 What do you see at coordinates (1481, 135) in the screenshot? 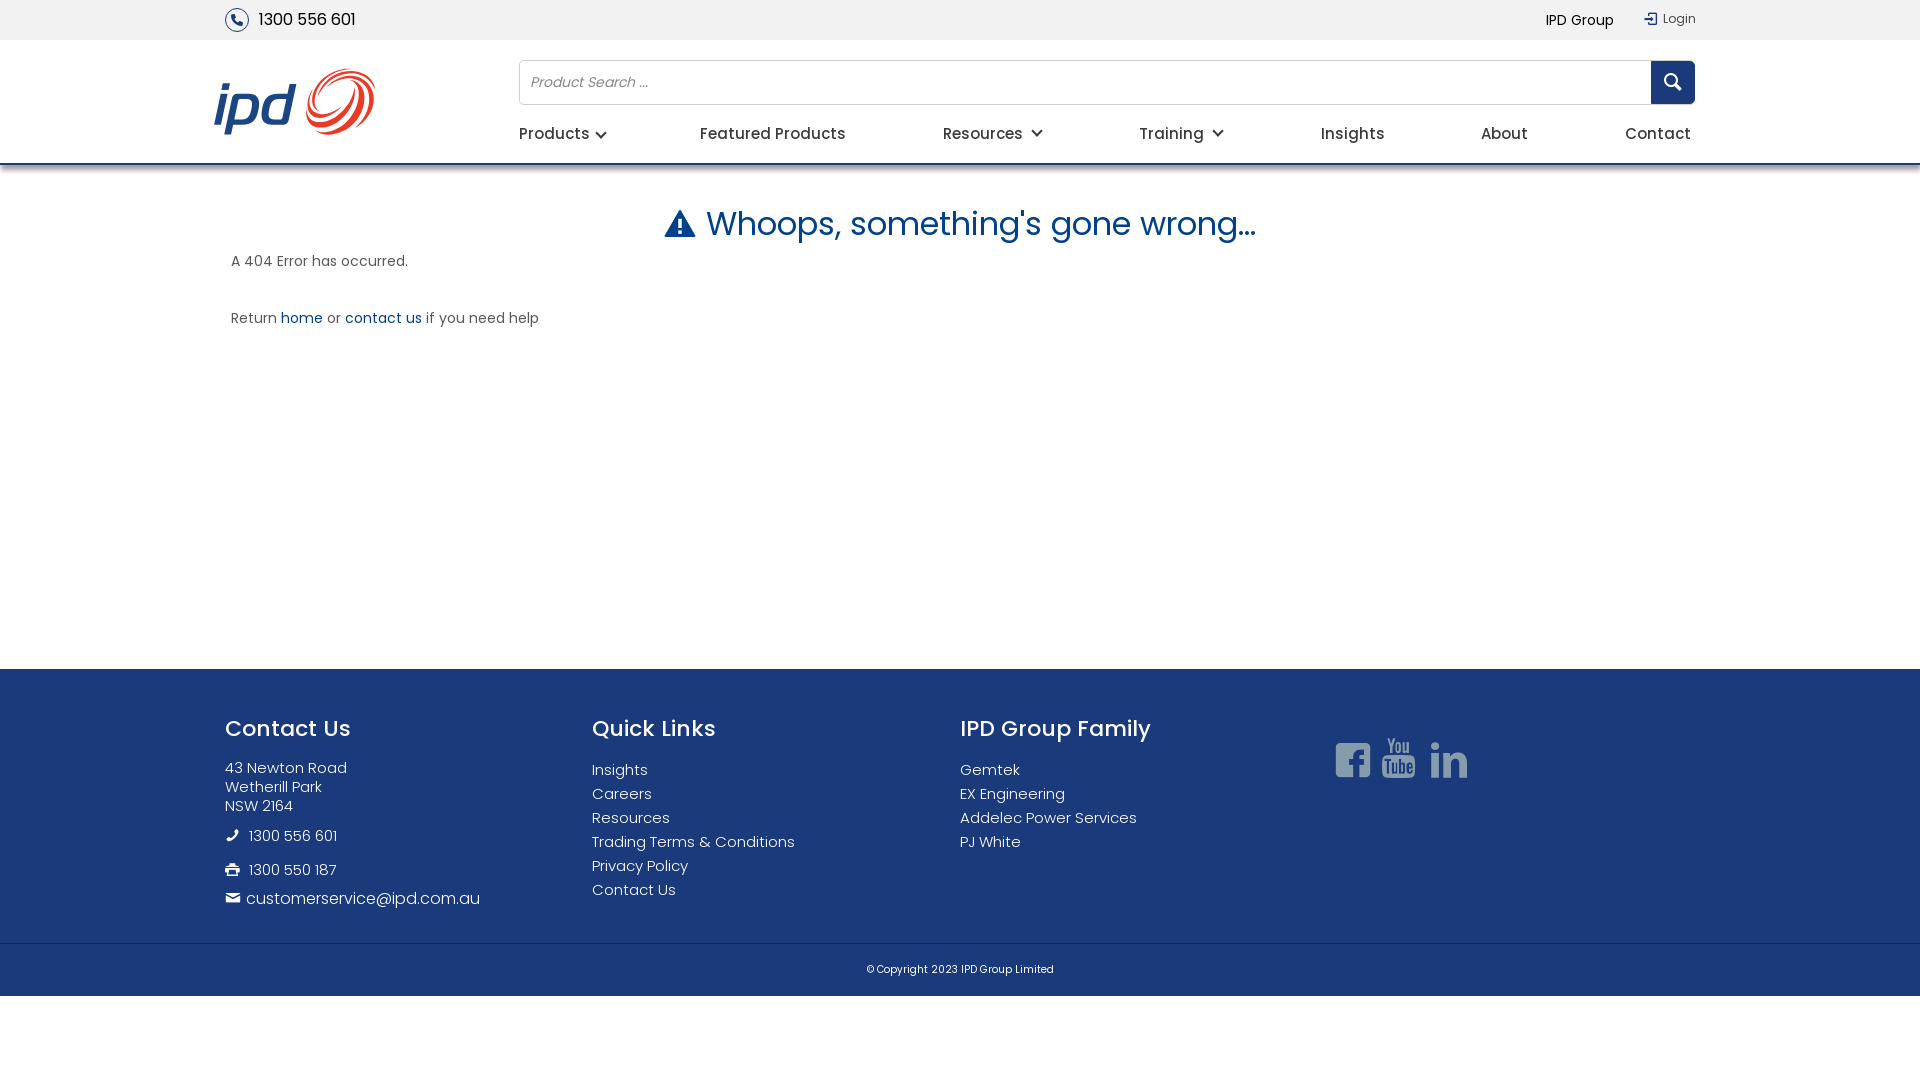
I see `'About'` at bounding box center [1481, 135].